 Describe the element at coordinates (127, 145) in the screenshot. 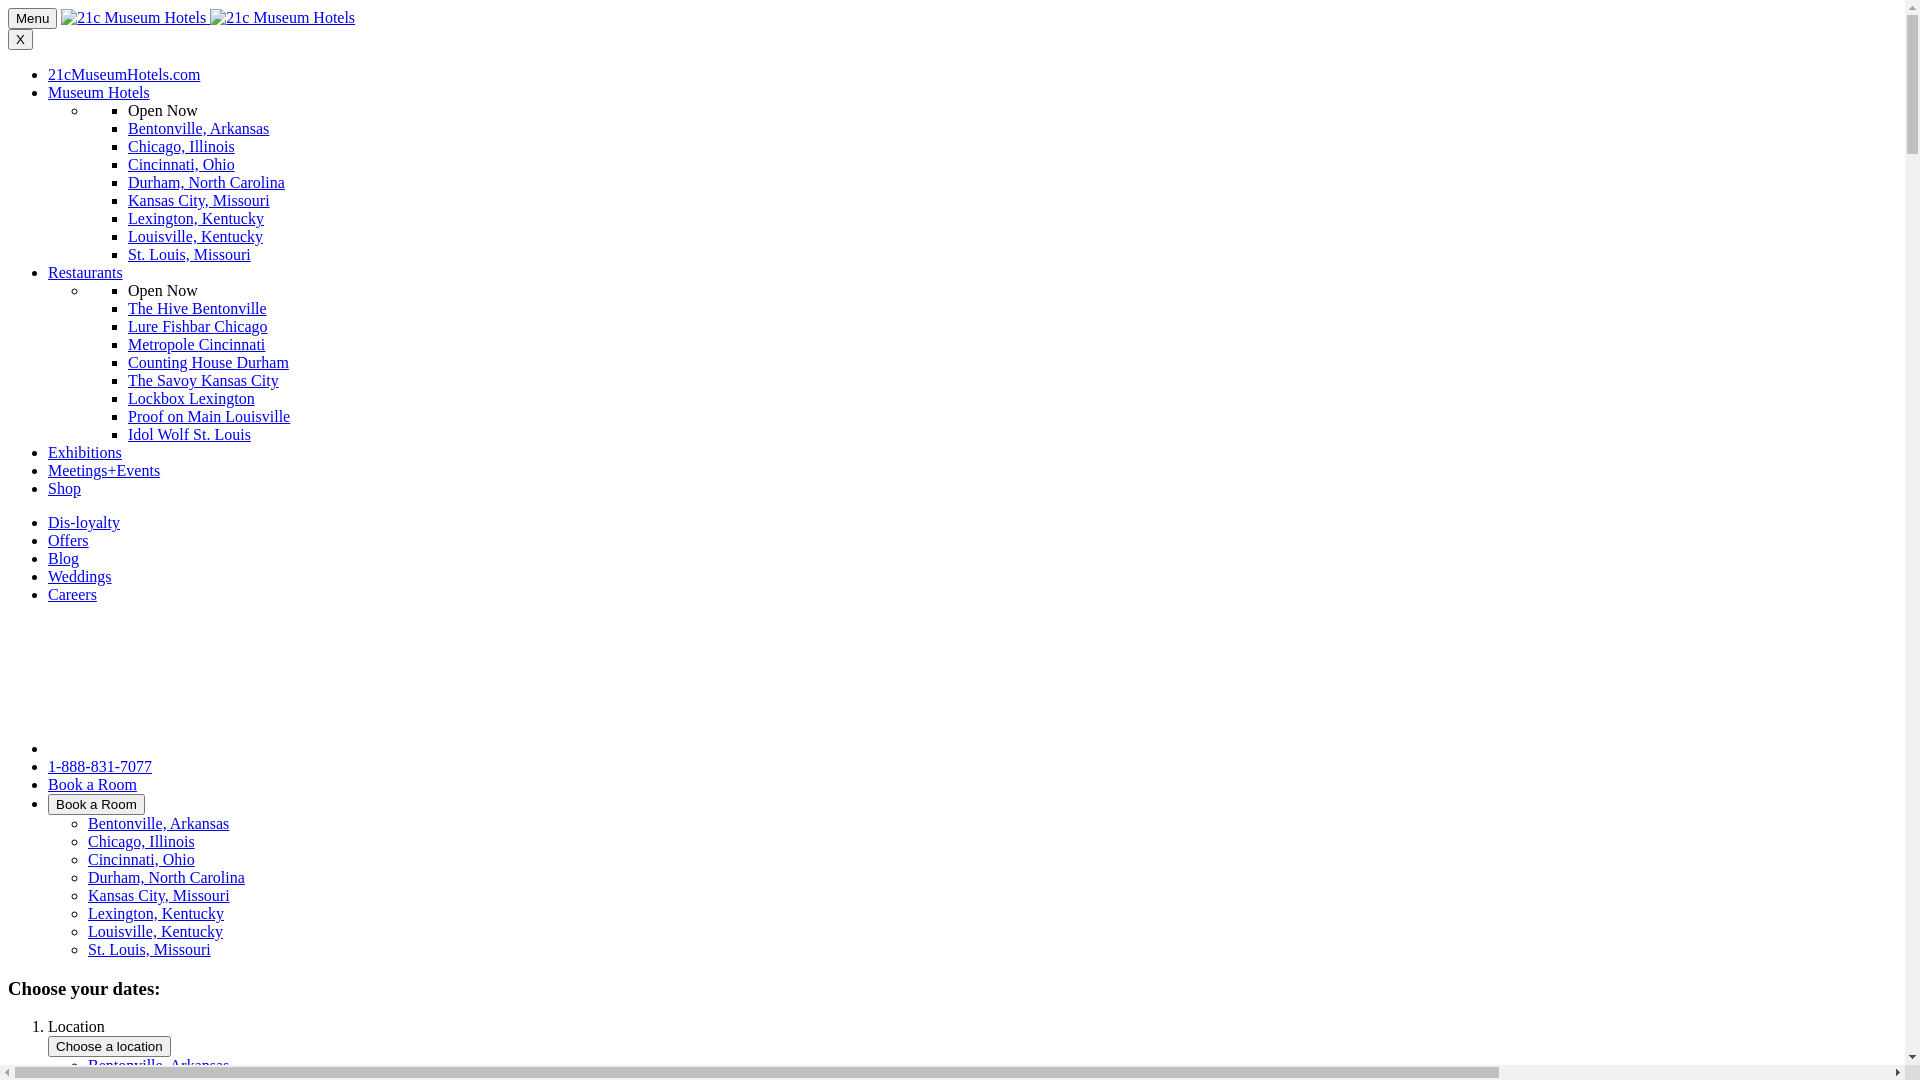

I see `'Chicago, Illinois'` at that location.